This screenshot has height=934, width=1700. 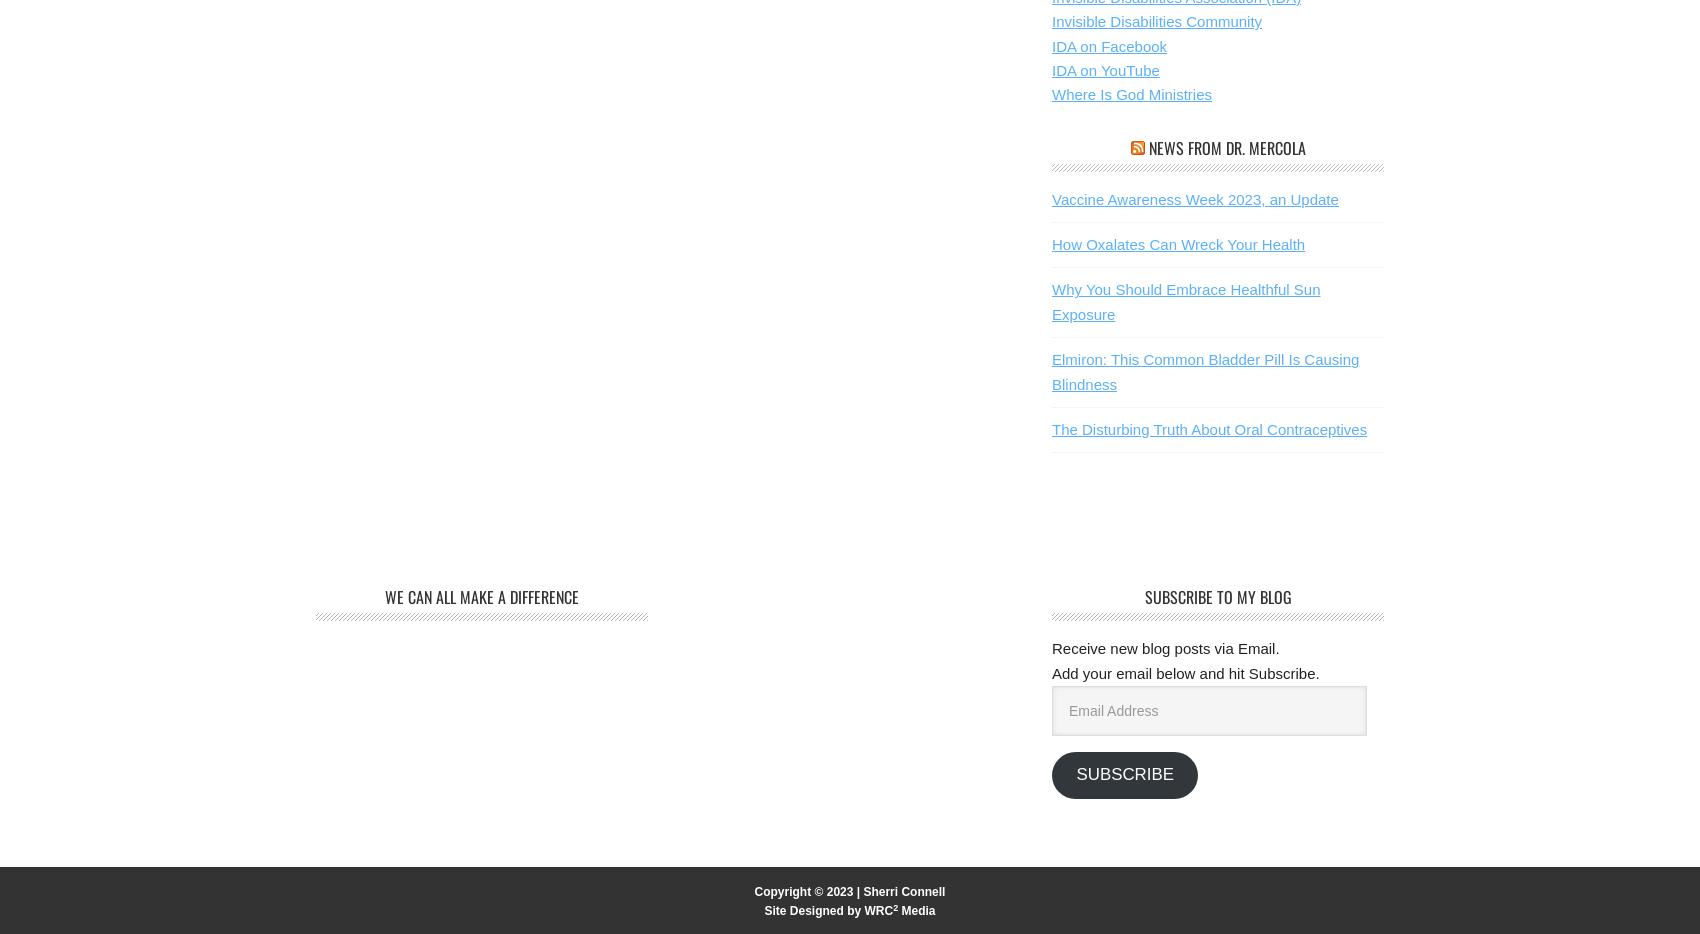 What do you see at coordinates (862, 891) in the screenshot?
I see `'Sherri Connell'` at bounding box center [862, 891].